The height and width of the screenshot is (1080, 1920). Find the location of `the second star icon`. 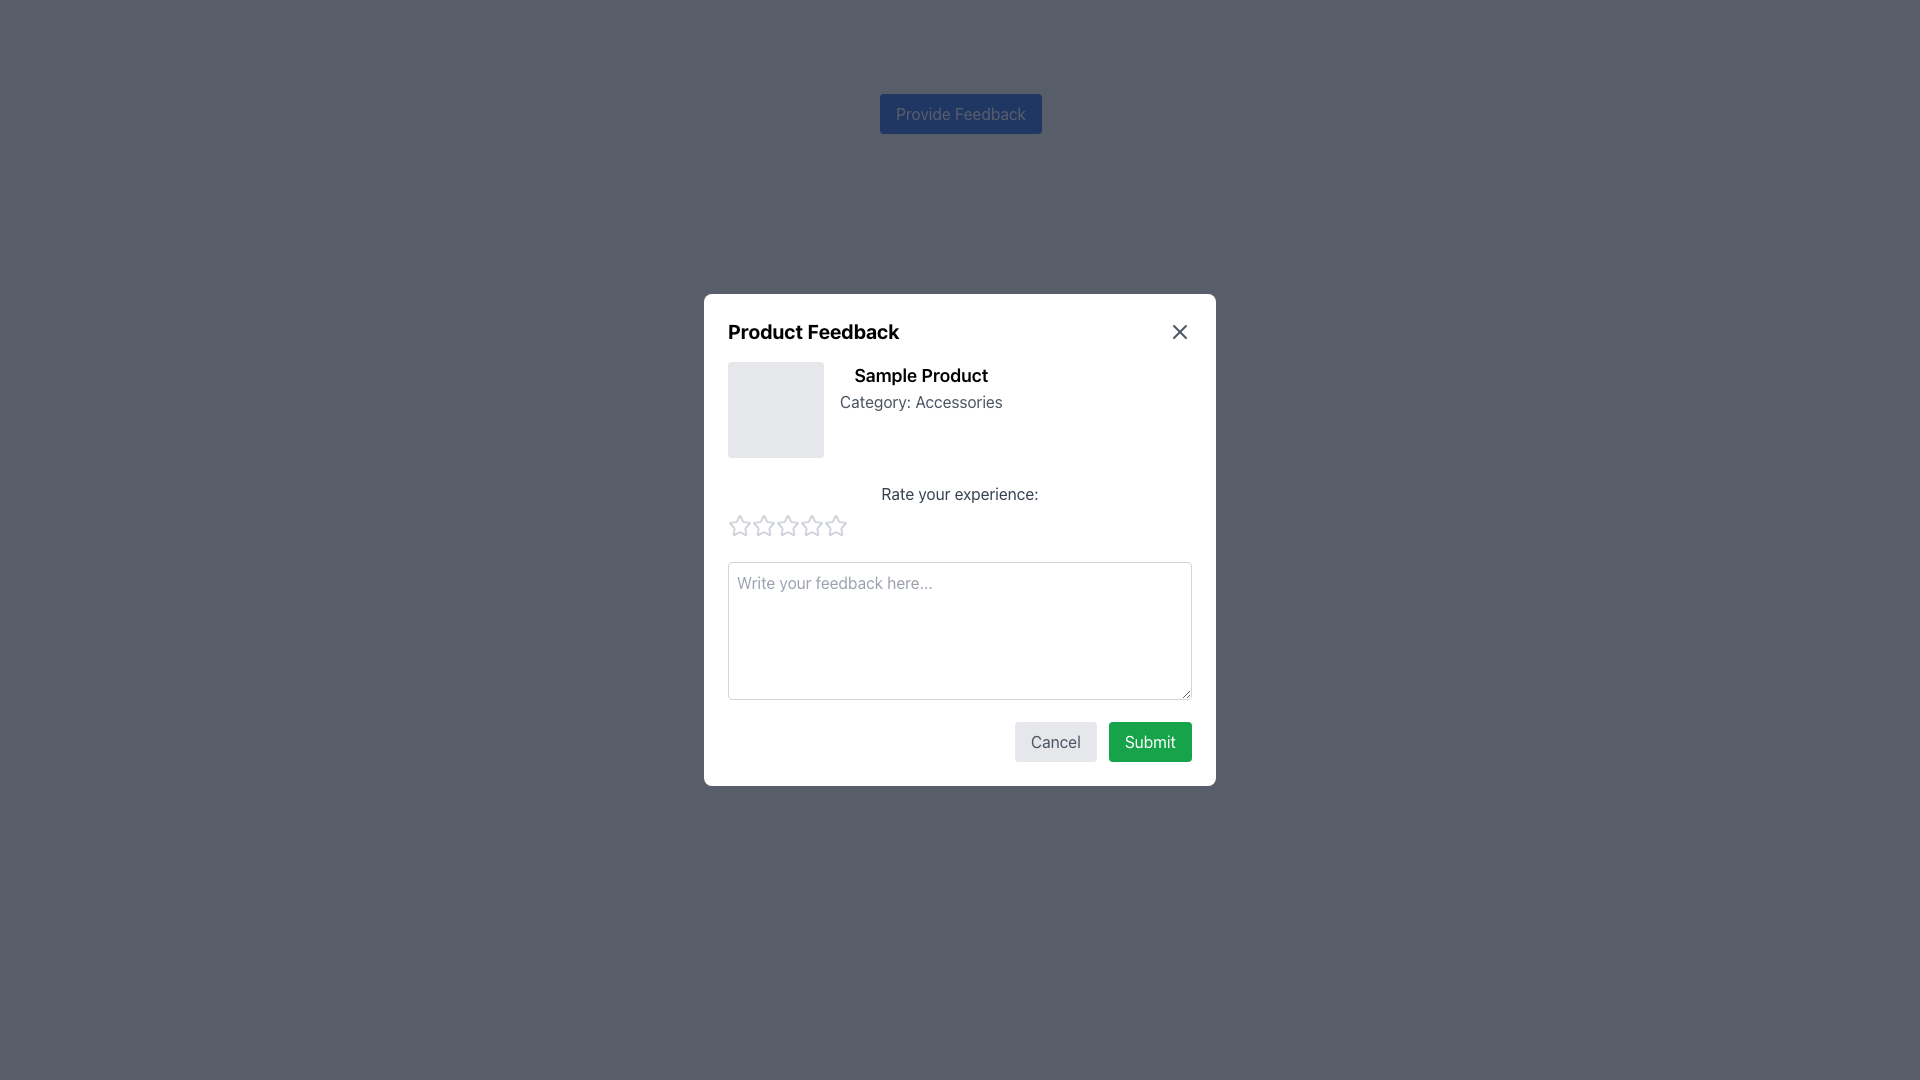

the second star icon is located at coordinates (835, 524).